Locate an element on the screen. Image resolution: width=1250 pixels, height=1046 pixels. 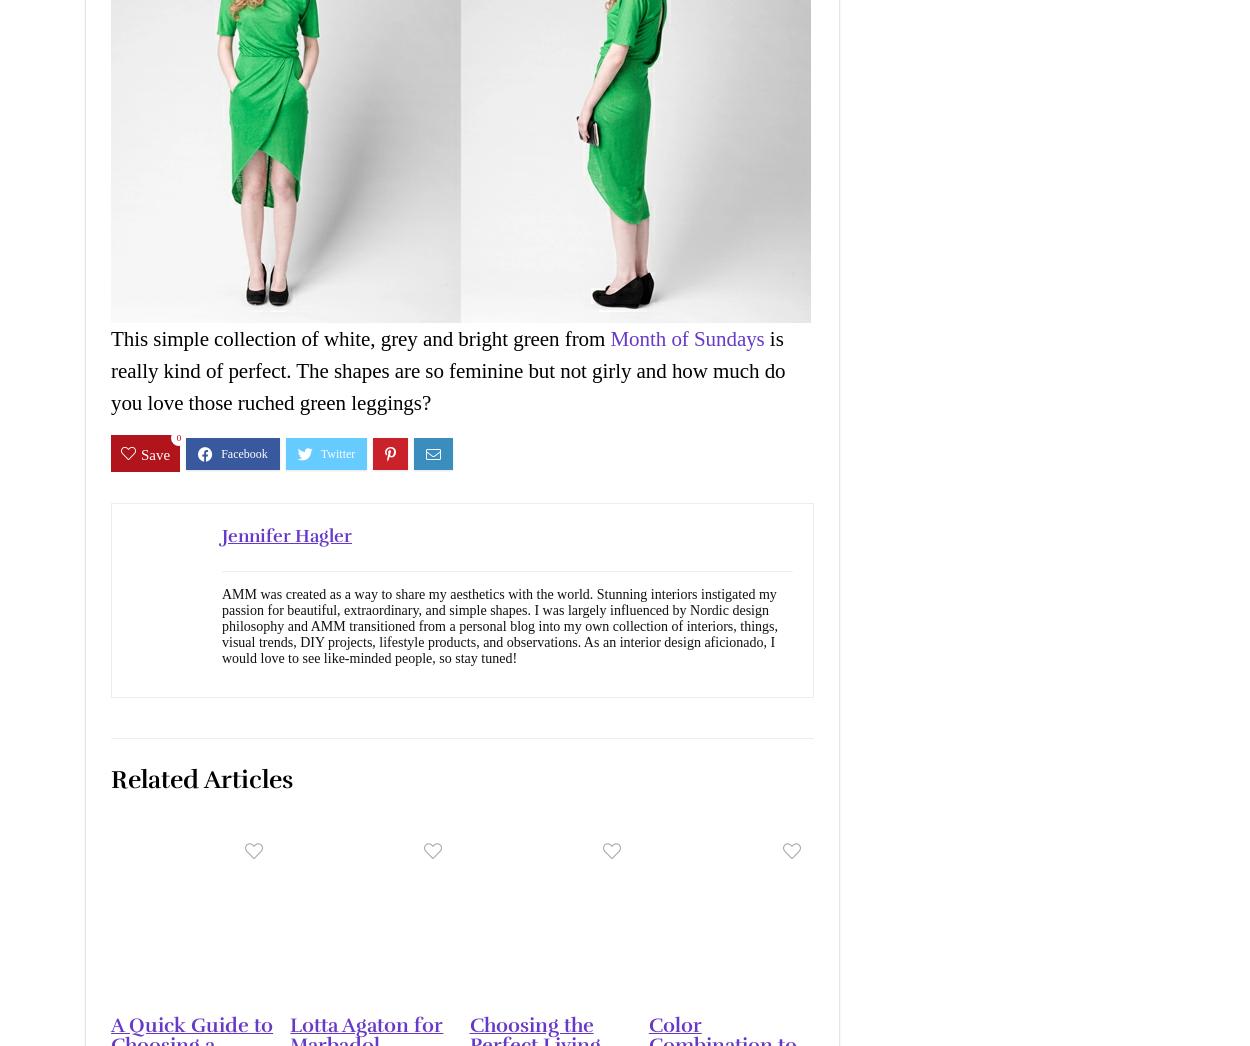
'Month of Sundays' is located at coordinates (687, 338).